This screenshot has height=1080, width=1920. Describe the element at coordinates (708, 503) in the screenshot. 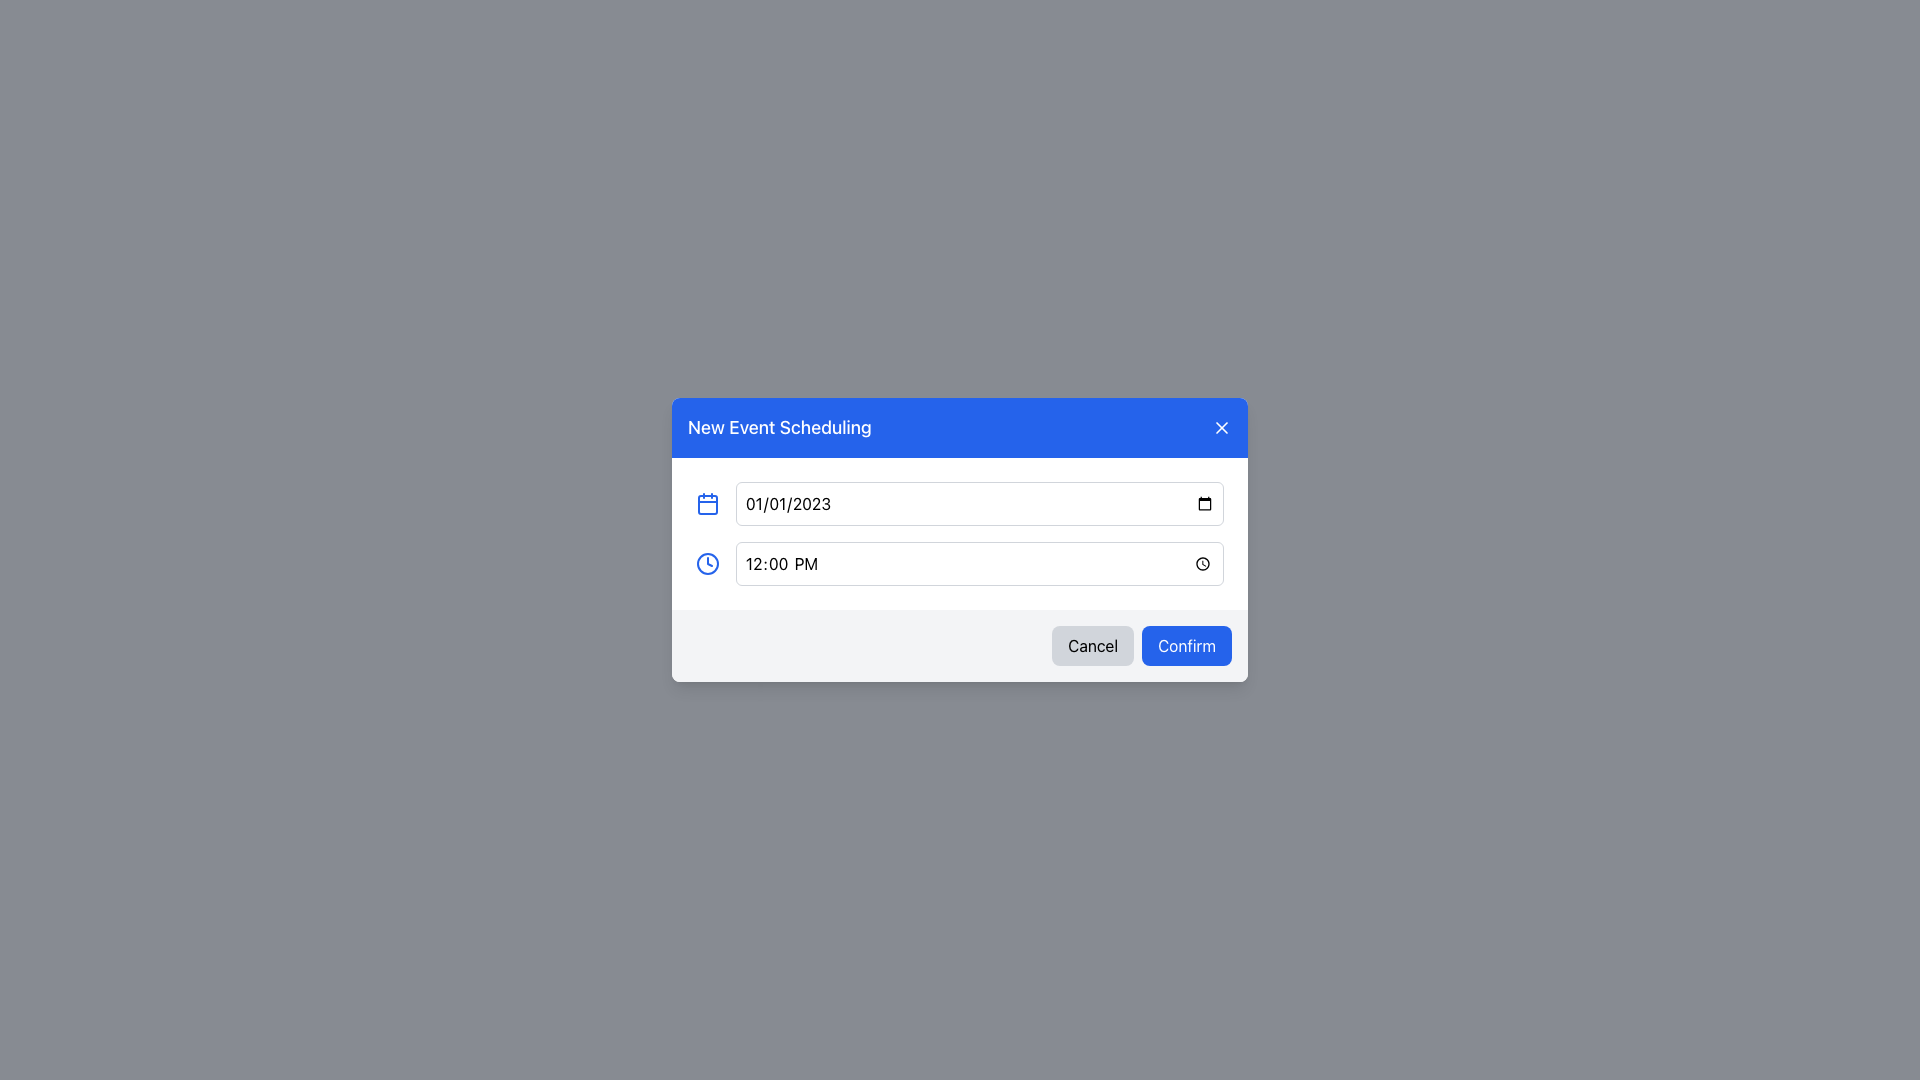

I see `the date picker icon located in the top-left corner of the card layout, which serves as a visual indicator for the date picker input` at that location.